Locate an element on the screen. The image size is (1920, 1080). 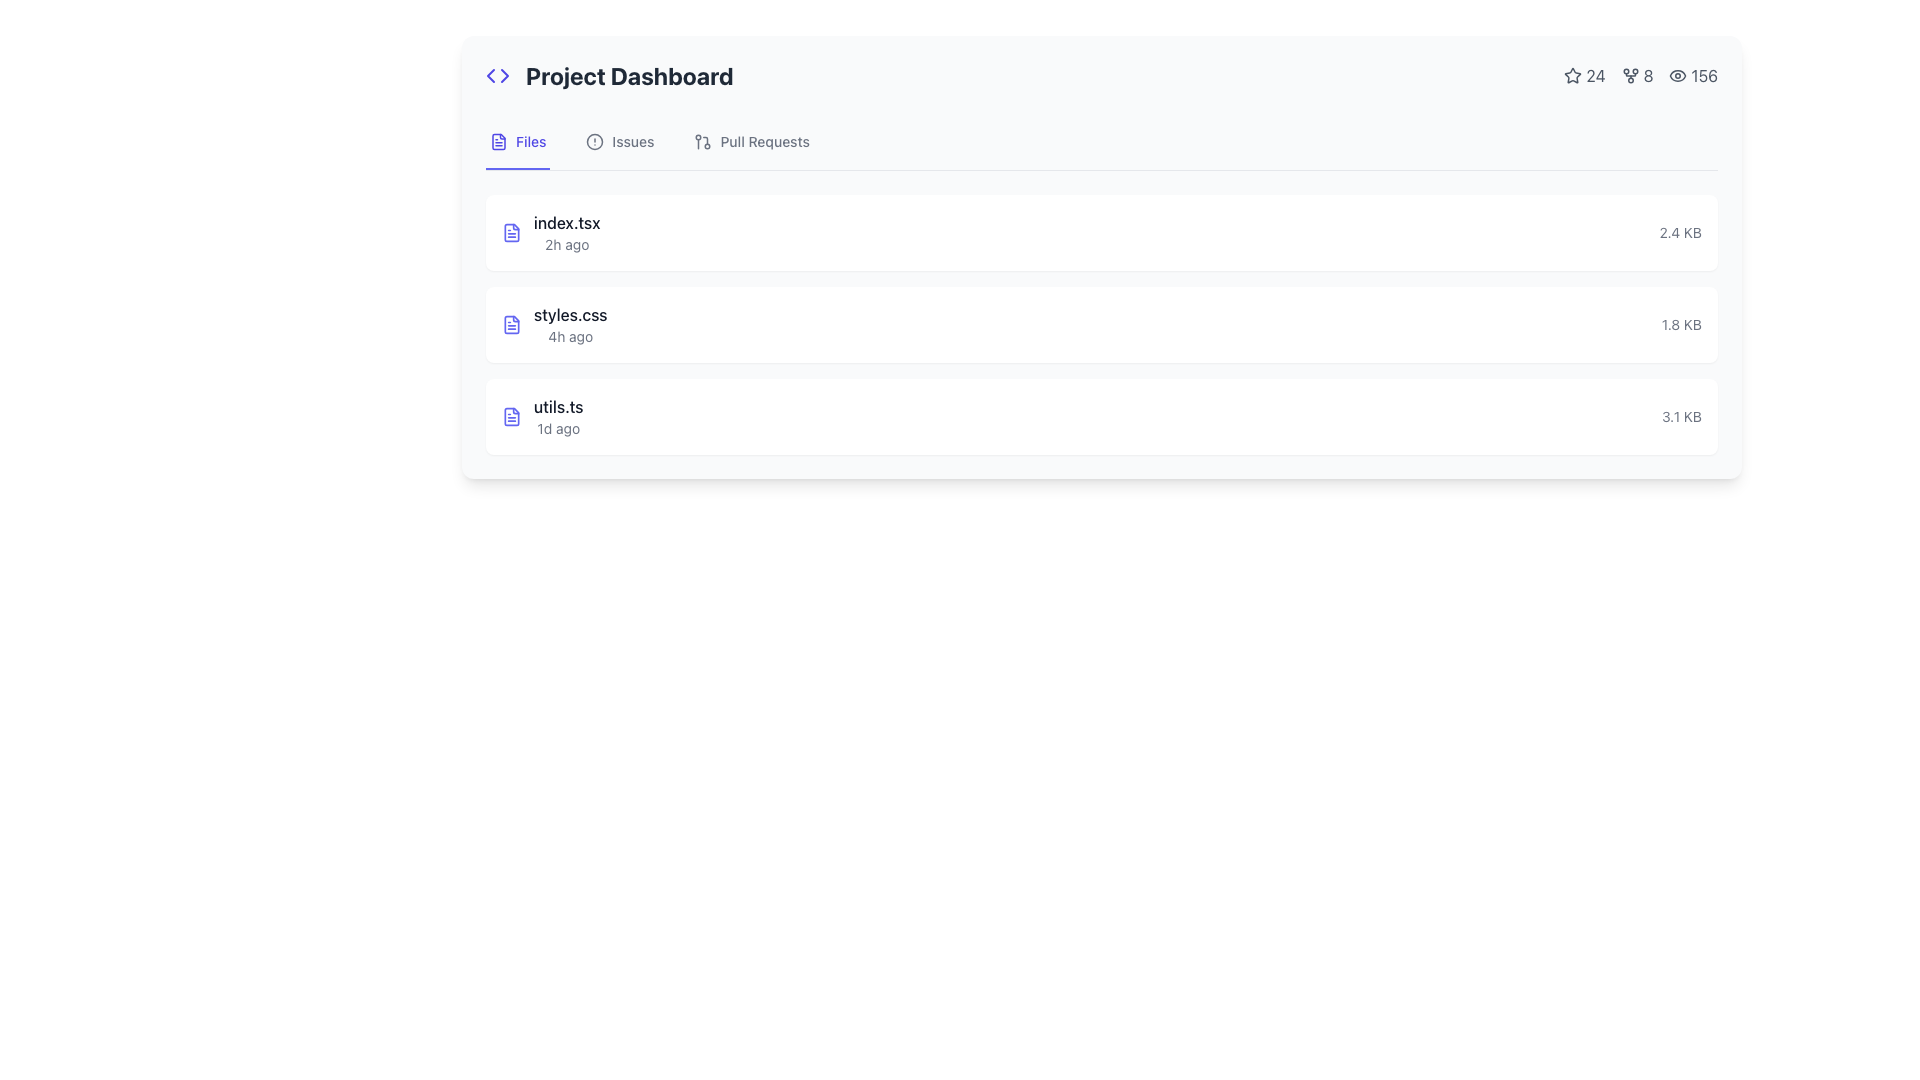
the number '156' displayed with the eye icon located in the top-right corner of the interface, specifically the third element in a horizontal group of similar numerical displays is located at coordinates (1692, 75).